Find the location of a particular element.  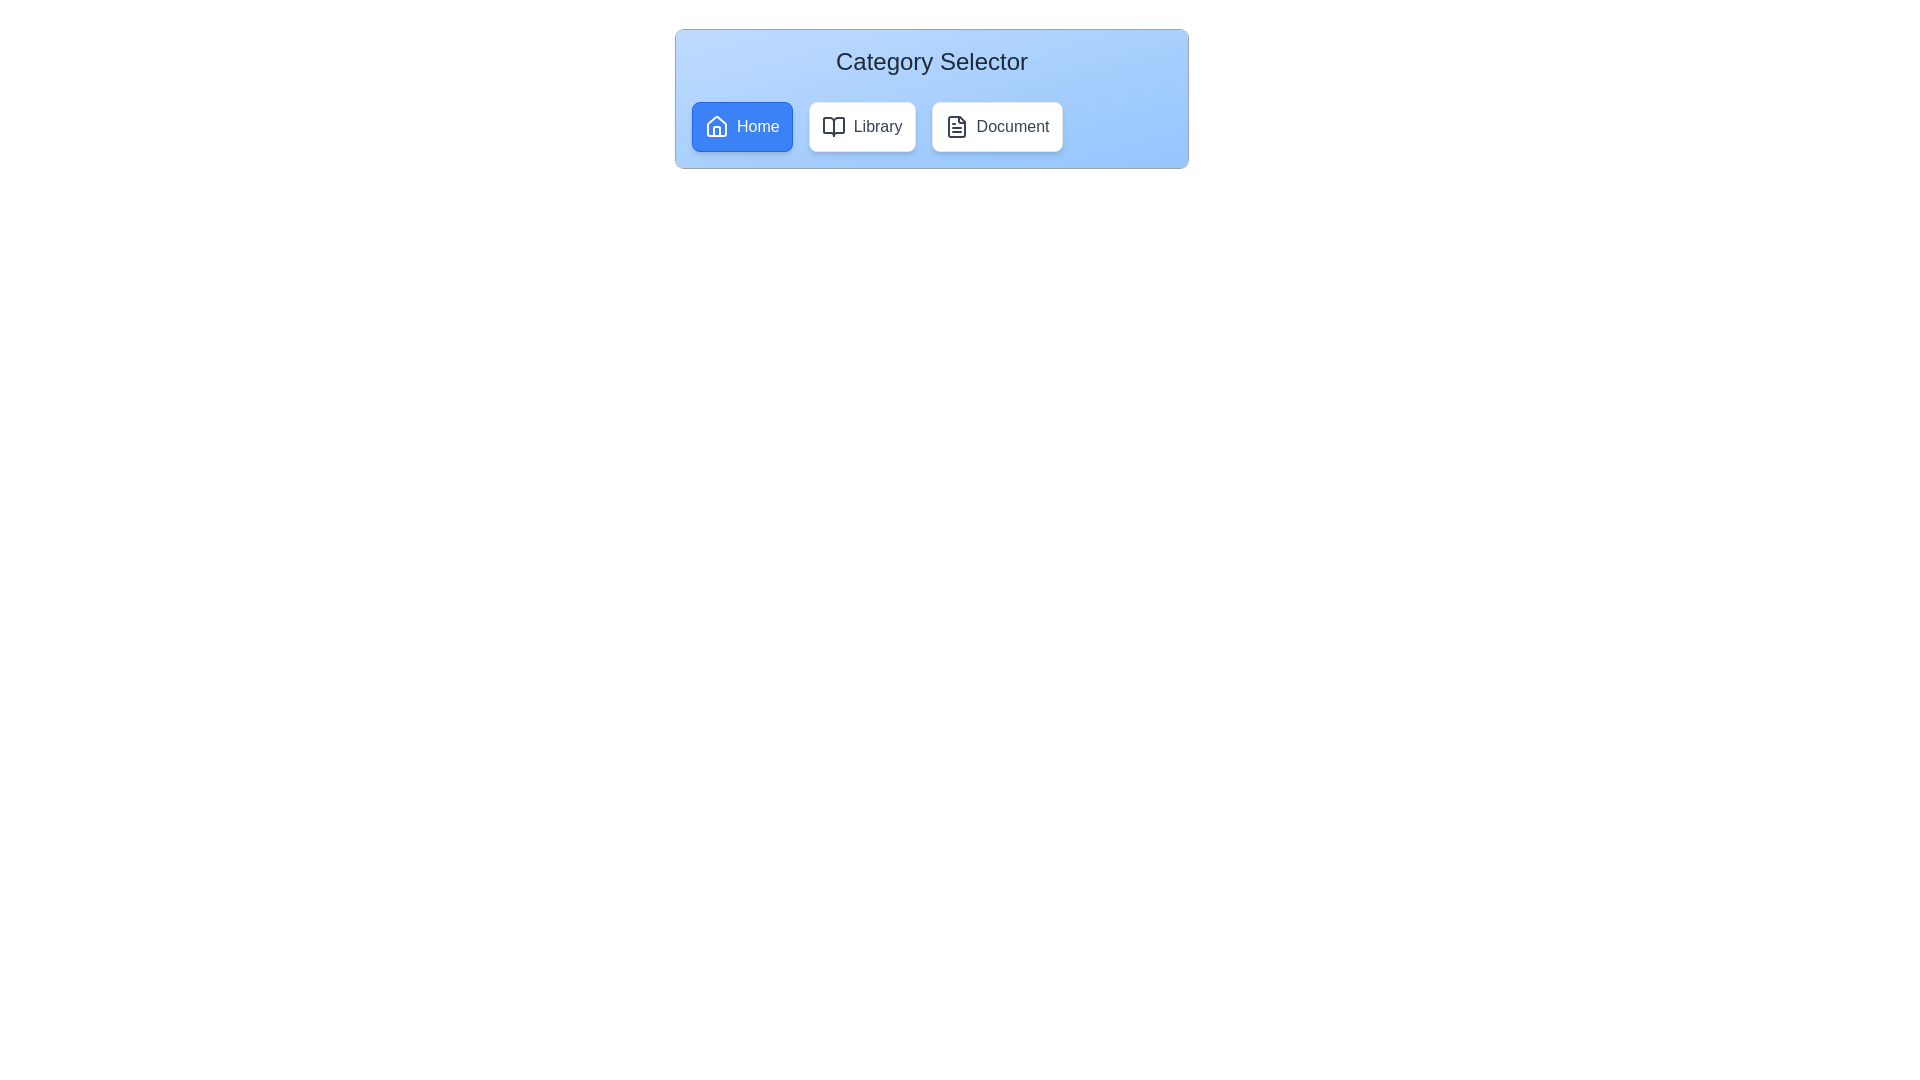

the category Document from the available options is located at coordinates (997, 127).